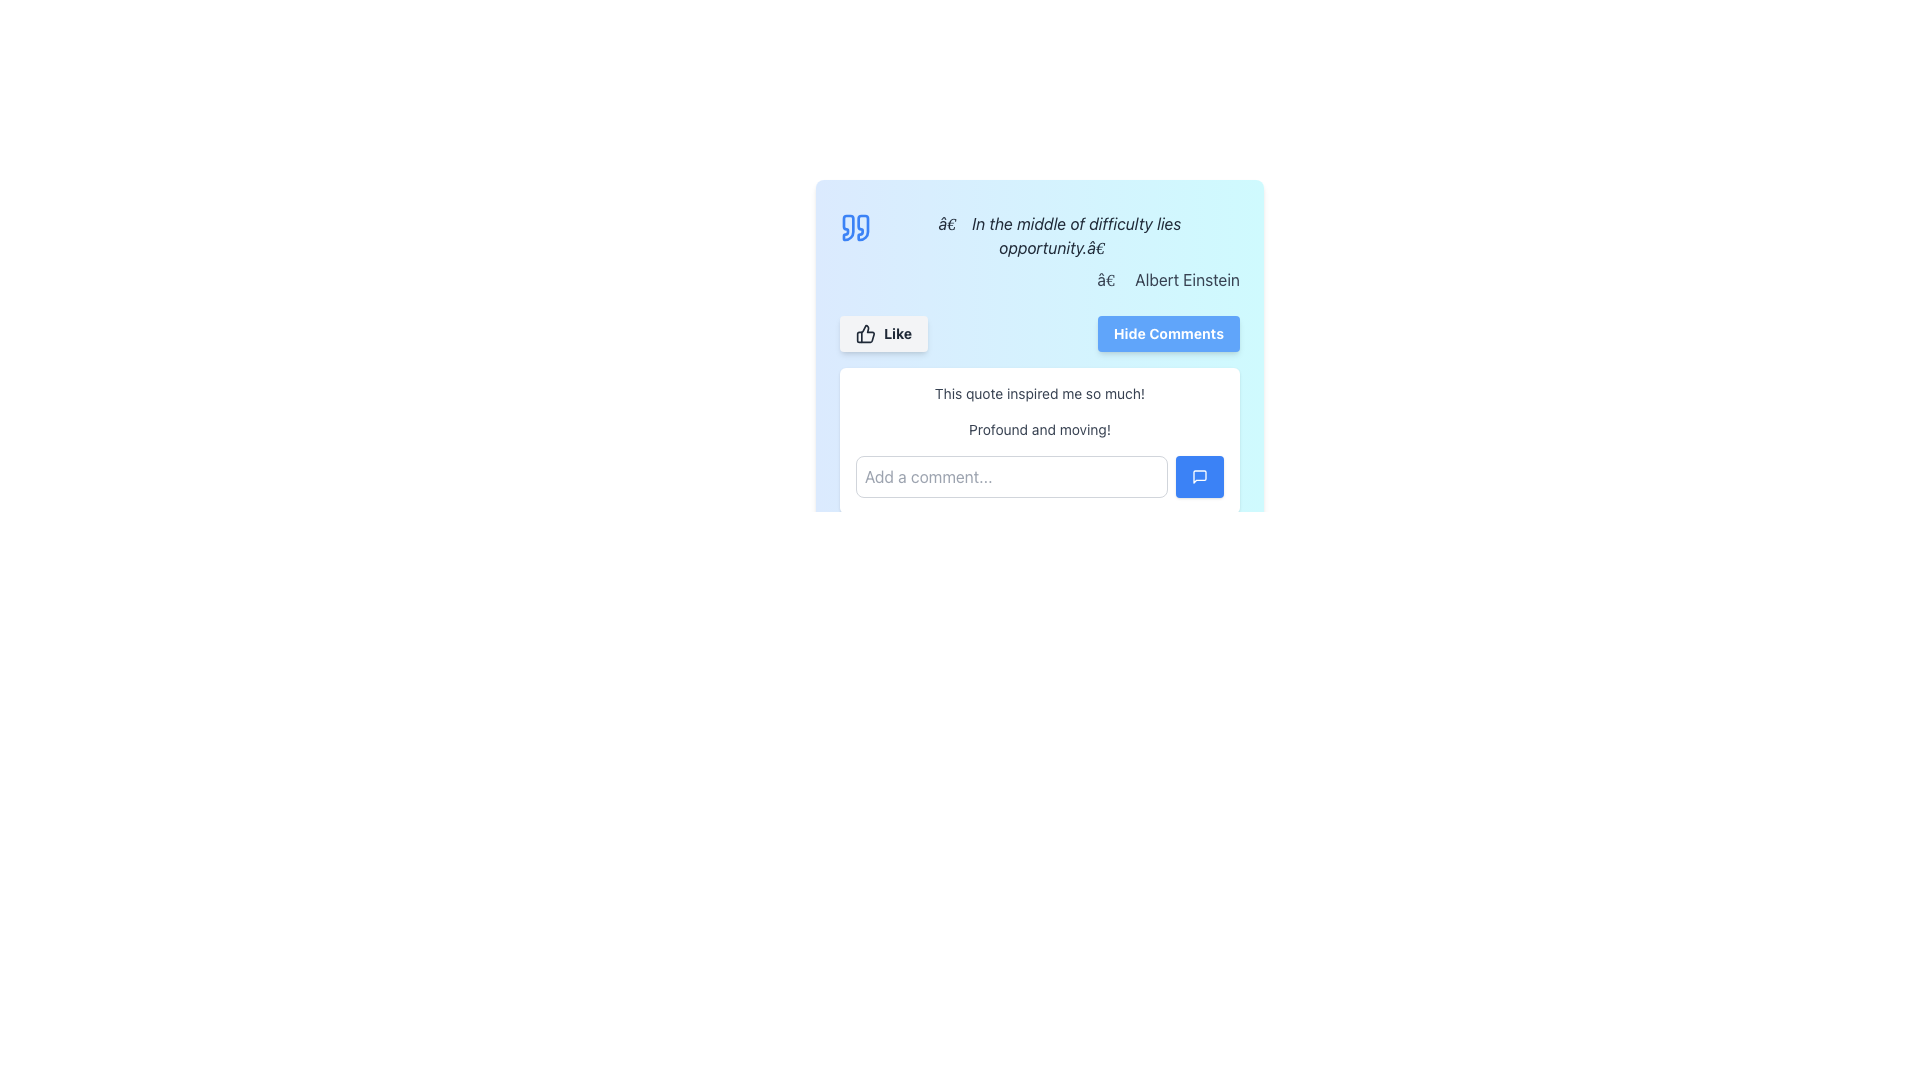  Describe the element at coordinates (865, 333) in the screenshot. I see `the thumbs-up icon, which is a dark gray, cleanly styled icon located to the left of the 'Like' text` at that location.